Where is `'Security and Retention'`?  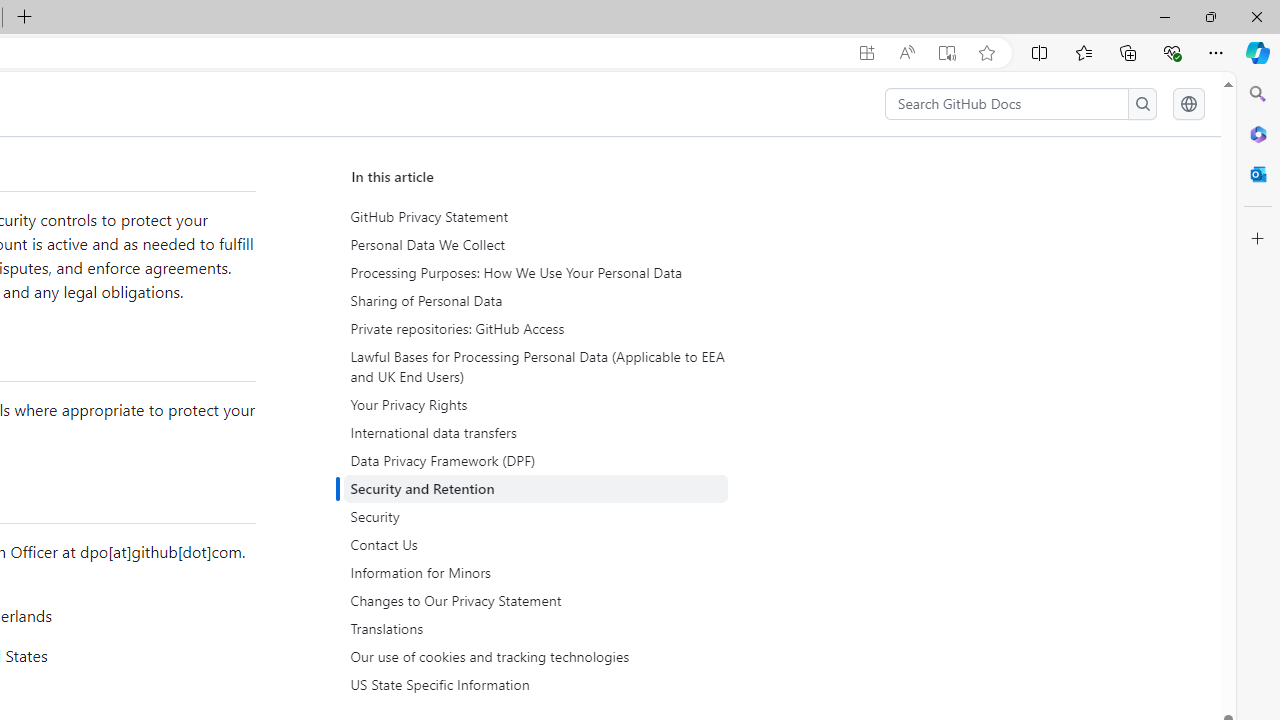
'Security and Retention' is located at coordinates (535, 489).